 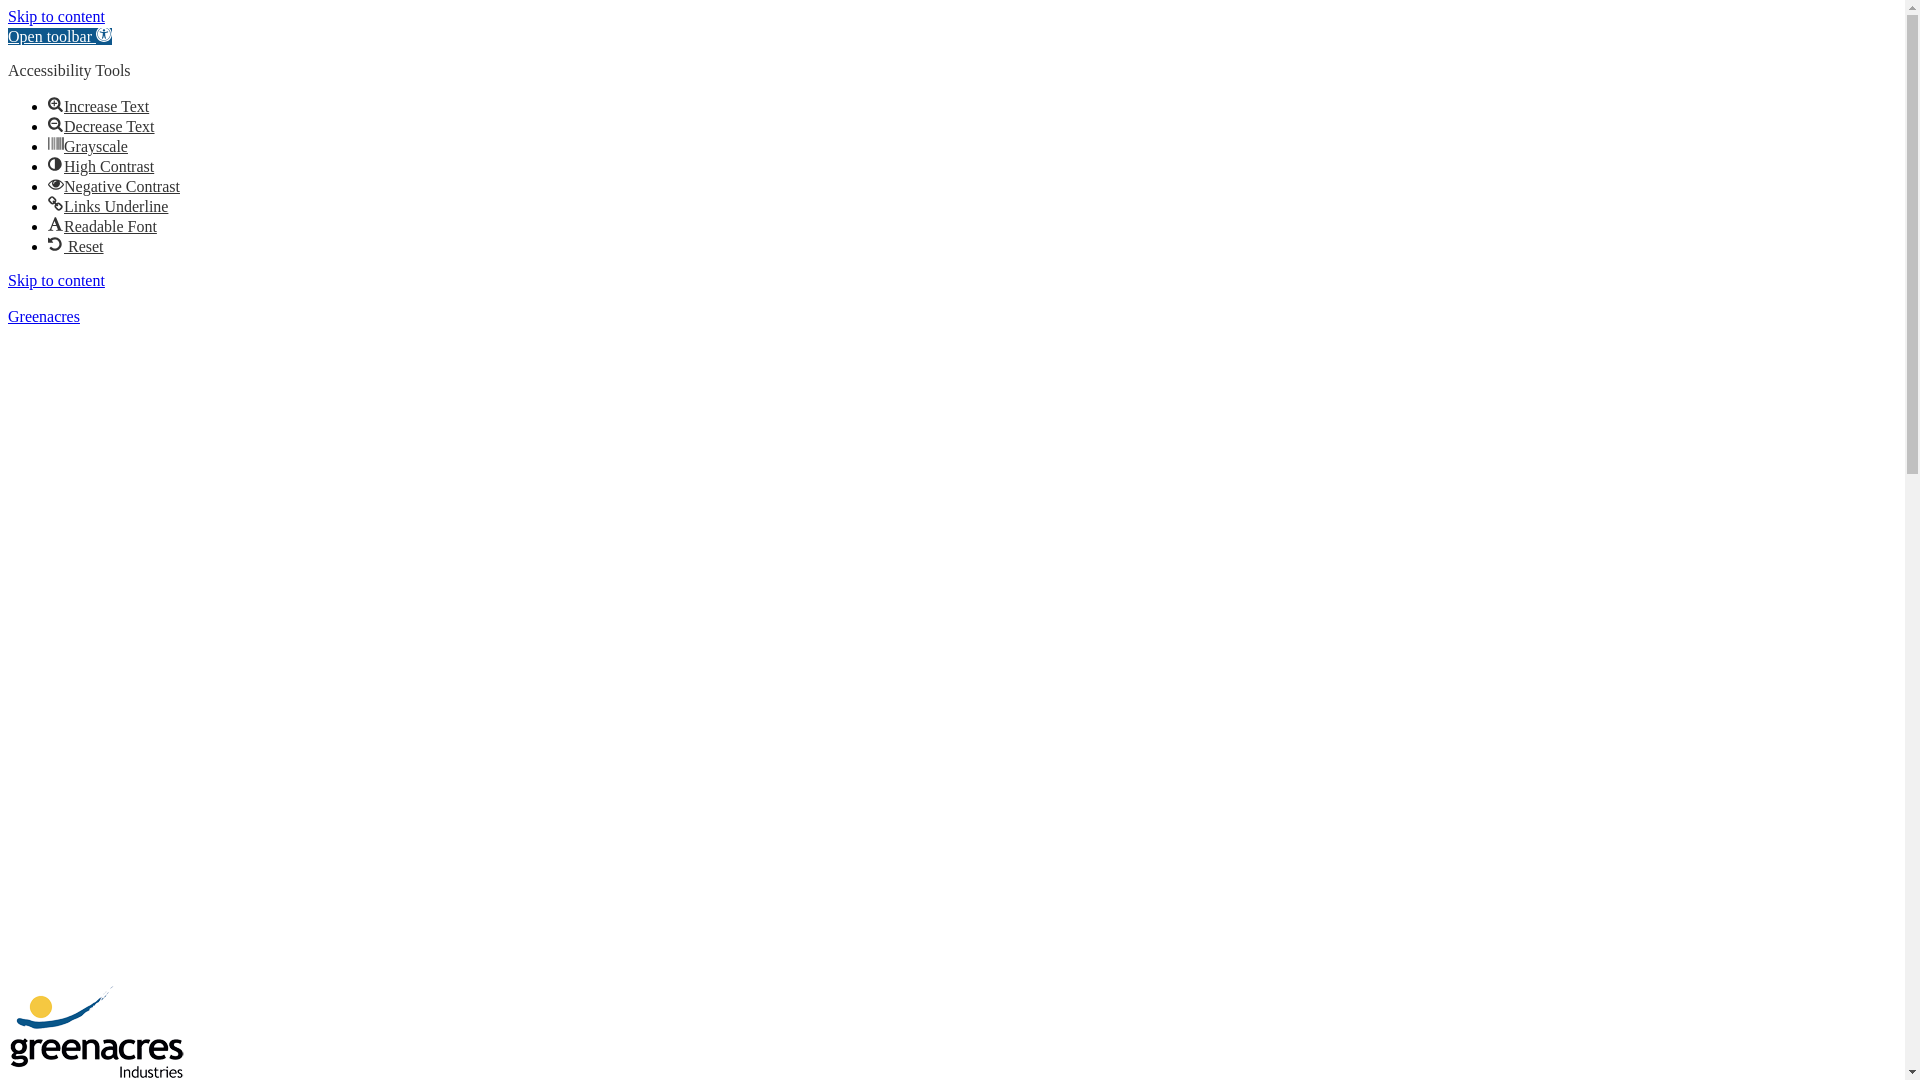 I want to click on 'High ContrastHigh Contrast', so click(x=48, y=165).